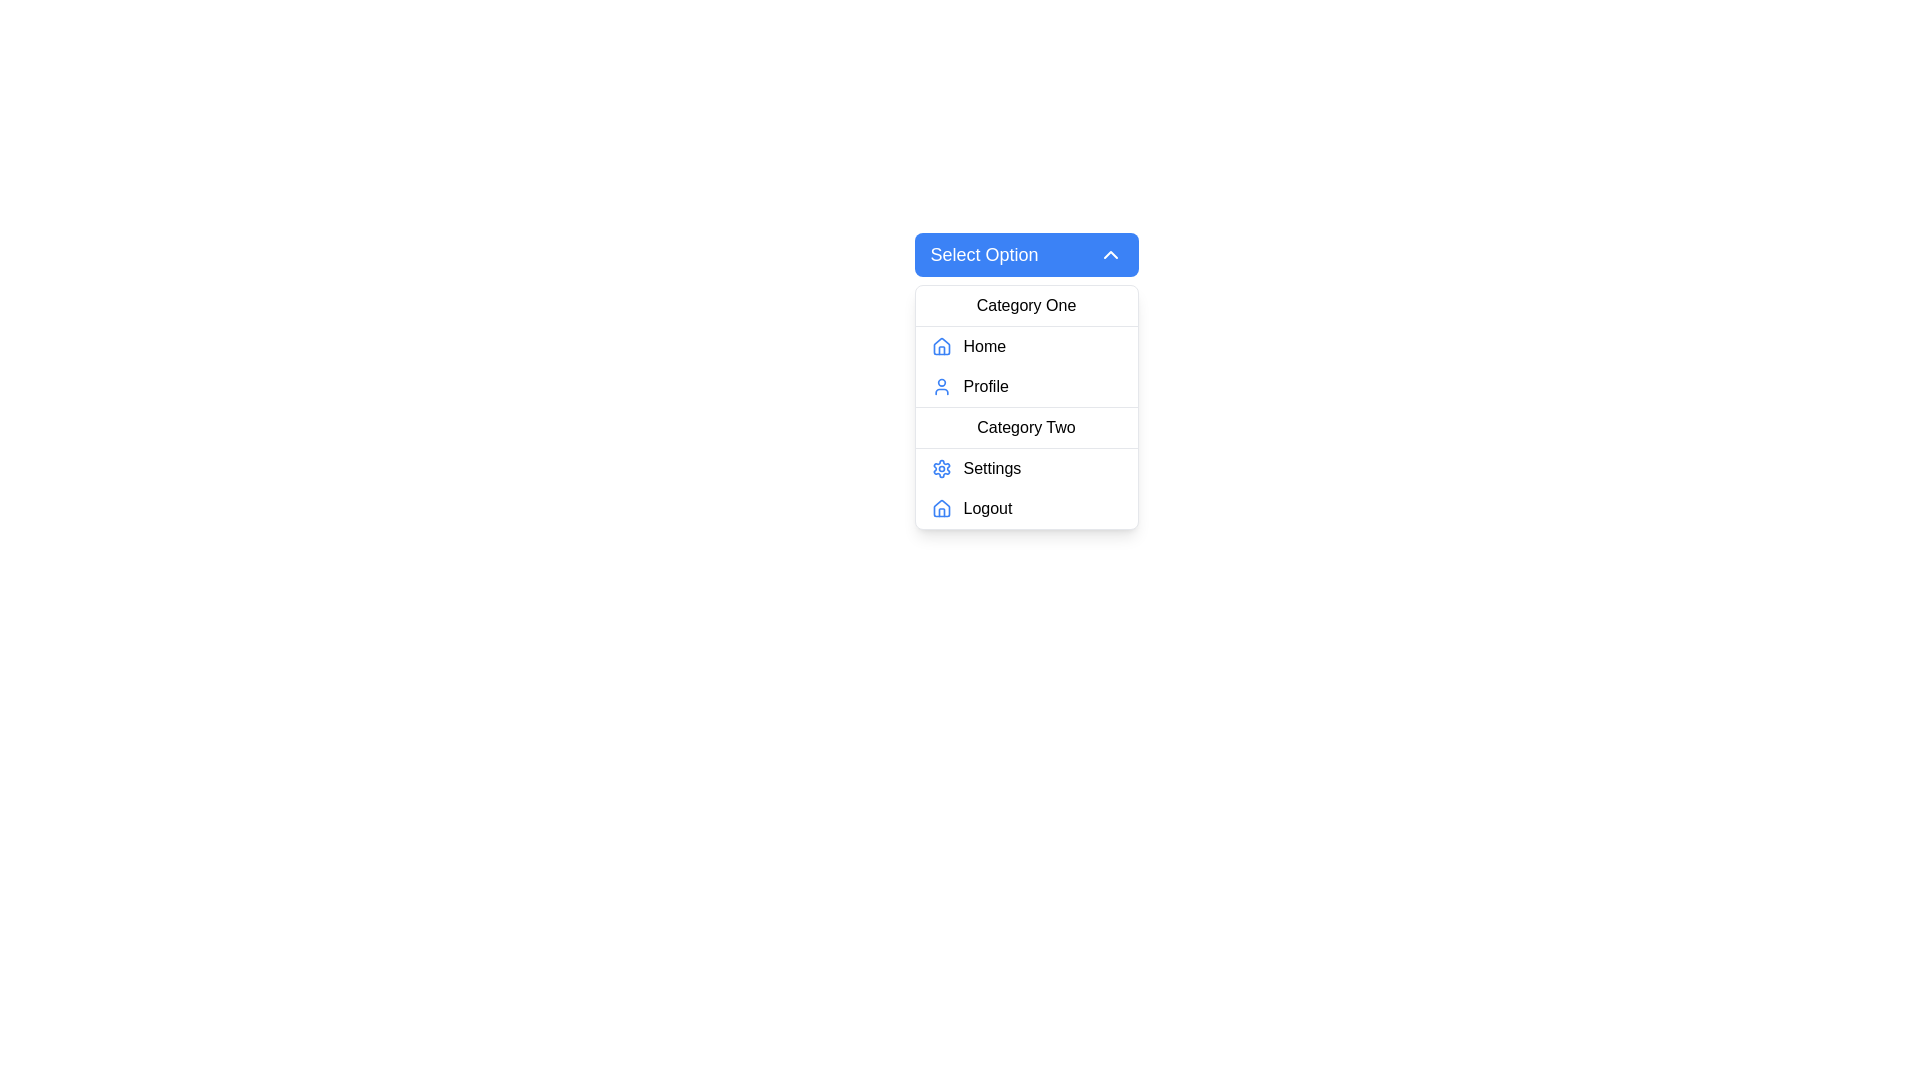 This screenshot has height=1080, width=1920. What do you see at coordinates (940, 346) in the screenshot?
I see `the vibrant blue house icon in the dropdown list labeled 'Home', positioned to the left of the text within the second item under the 'Select Option' button` at bounding box center [940, 346].